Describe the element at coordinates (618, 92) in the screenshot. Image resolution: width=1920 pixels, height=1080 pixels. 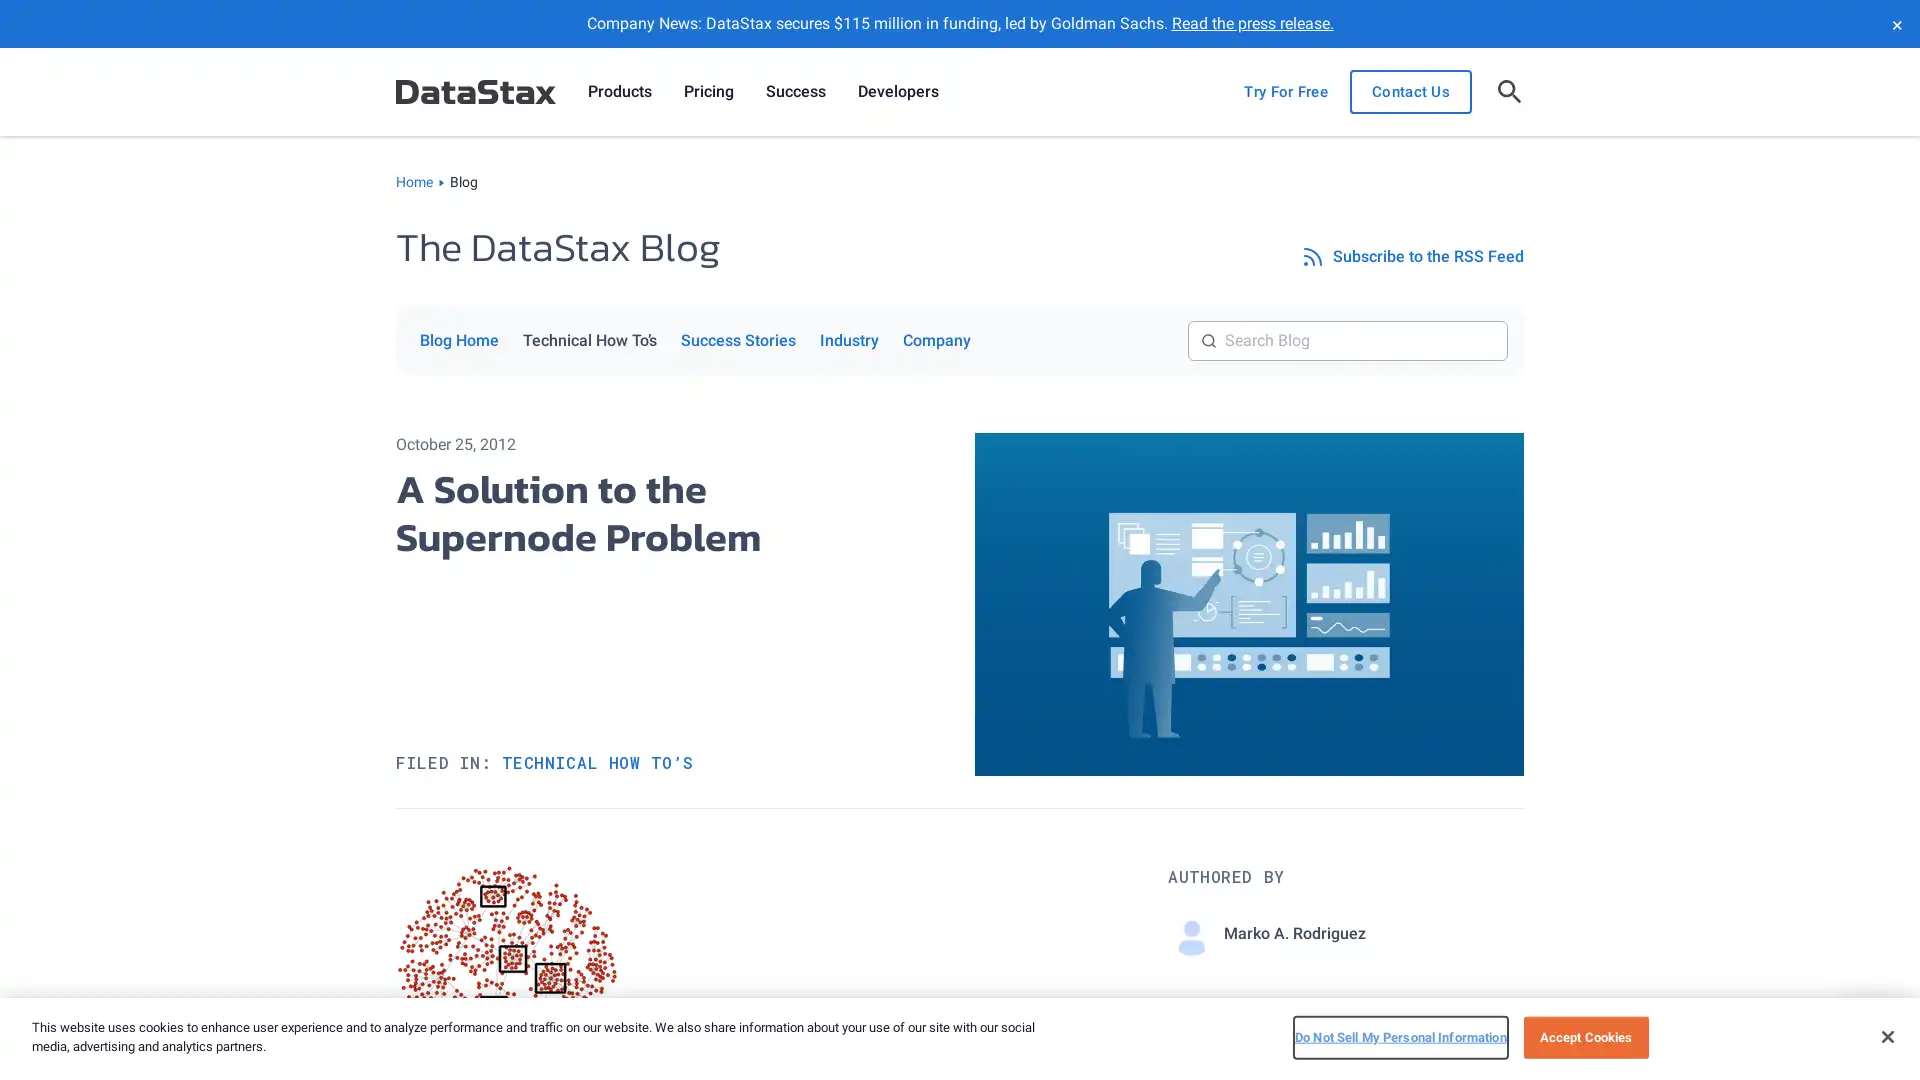
I see `Products` at that location.